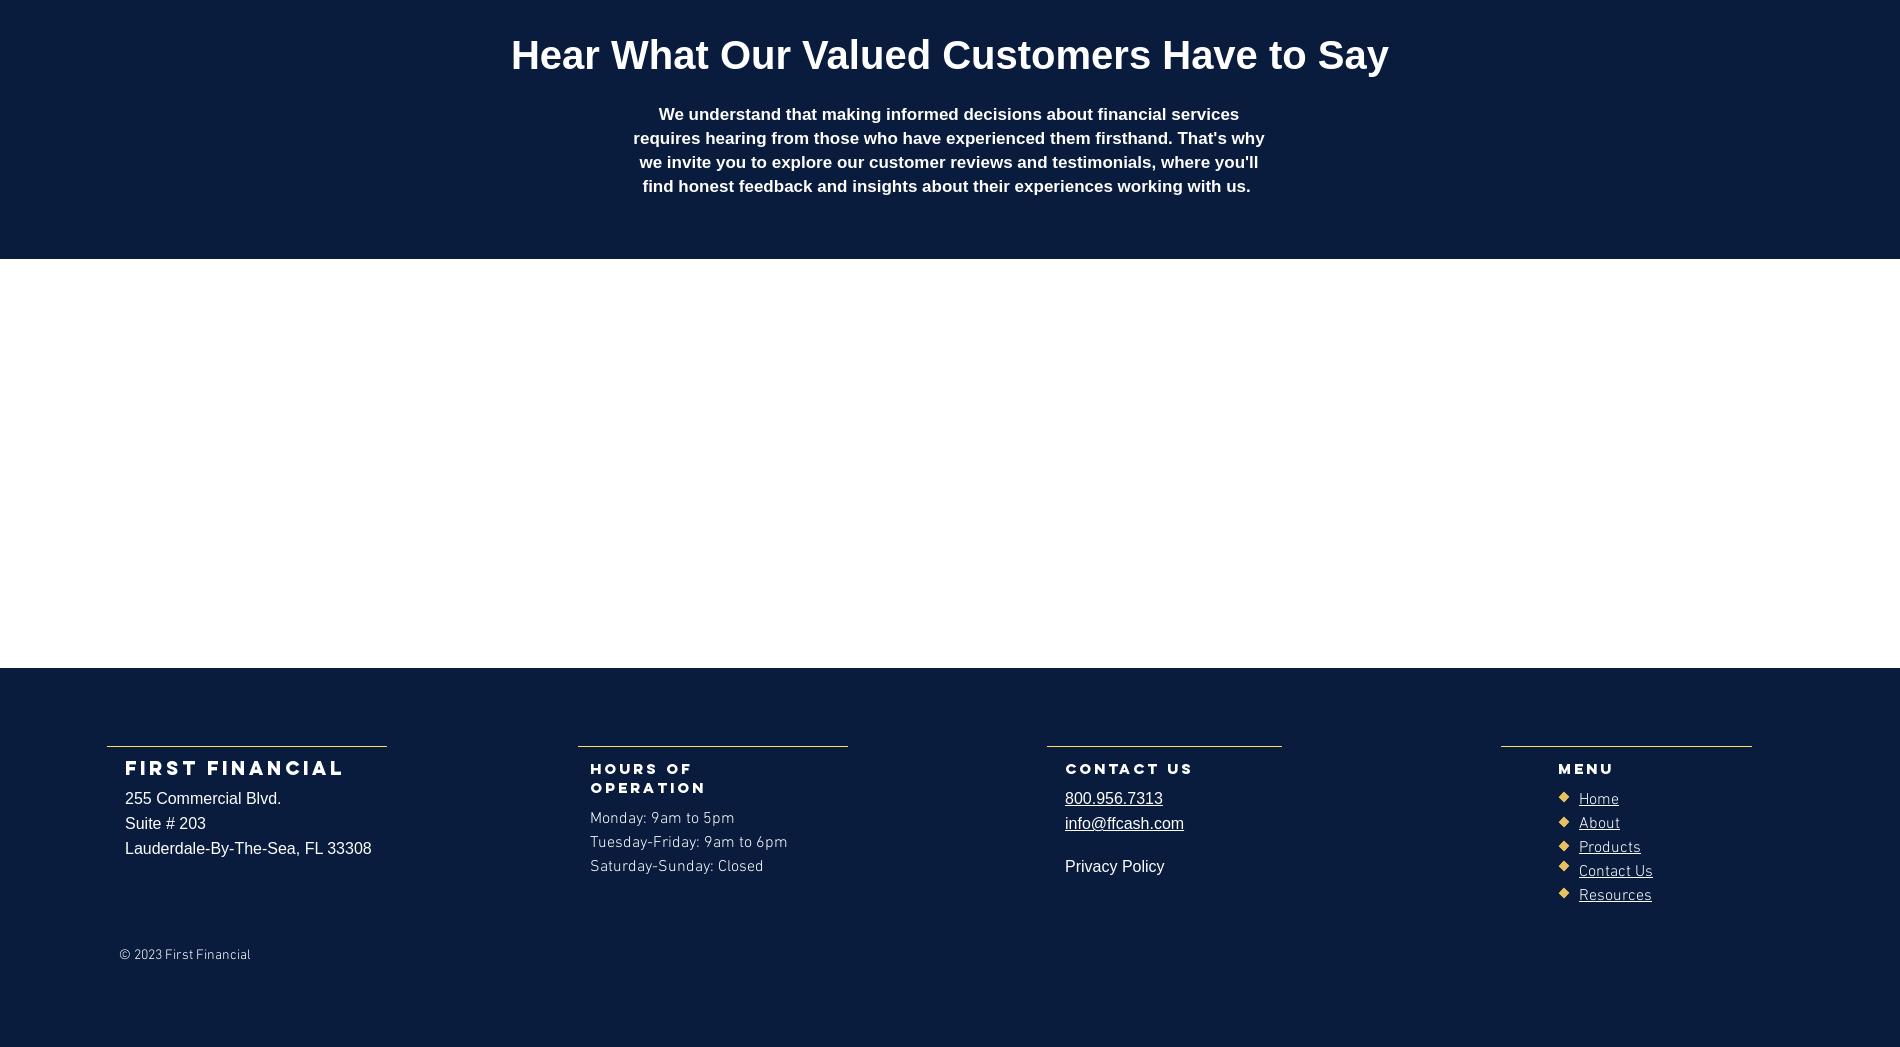 This screenshot has width=1900, height=1047. Describe the element at coordinates (589, 840) in the screenshot. I see `'Tuesday-Friday: 9am to 6pm'` at that location.